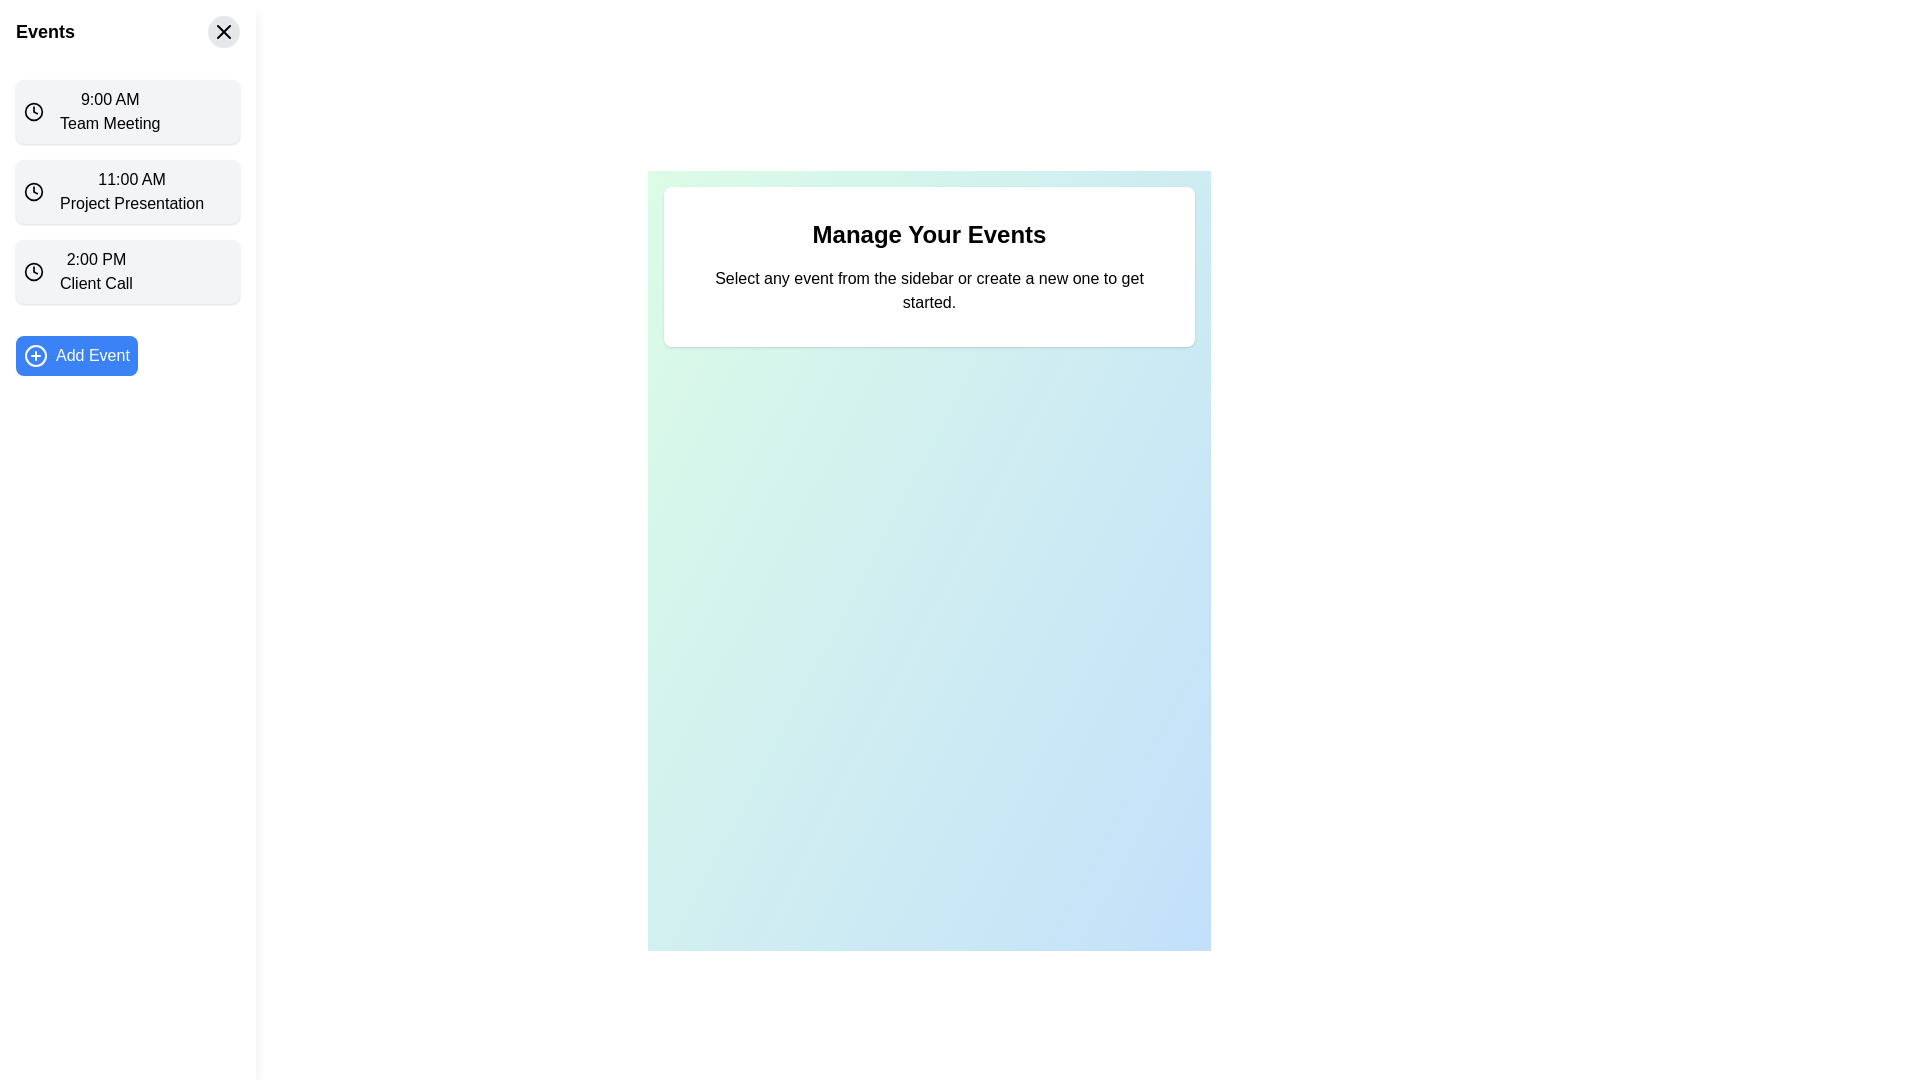  What do you see at coordinates (33, 192) in the screenshot?
I see `the Circular SVG graphical element that is part of the clock icon in the left sidebar, next to '11:00 AM Project Presentation'` at bounding box center [33, 192].